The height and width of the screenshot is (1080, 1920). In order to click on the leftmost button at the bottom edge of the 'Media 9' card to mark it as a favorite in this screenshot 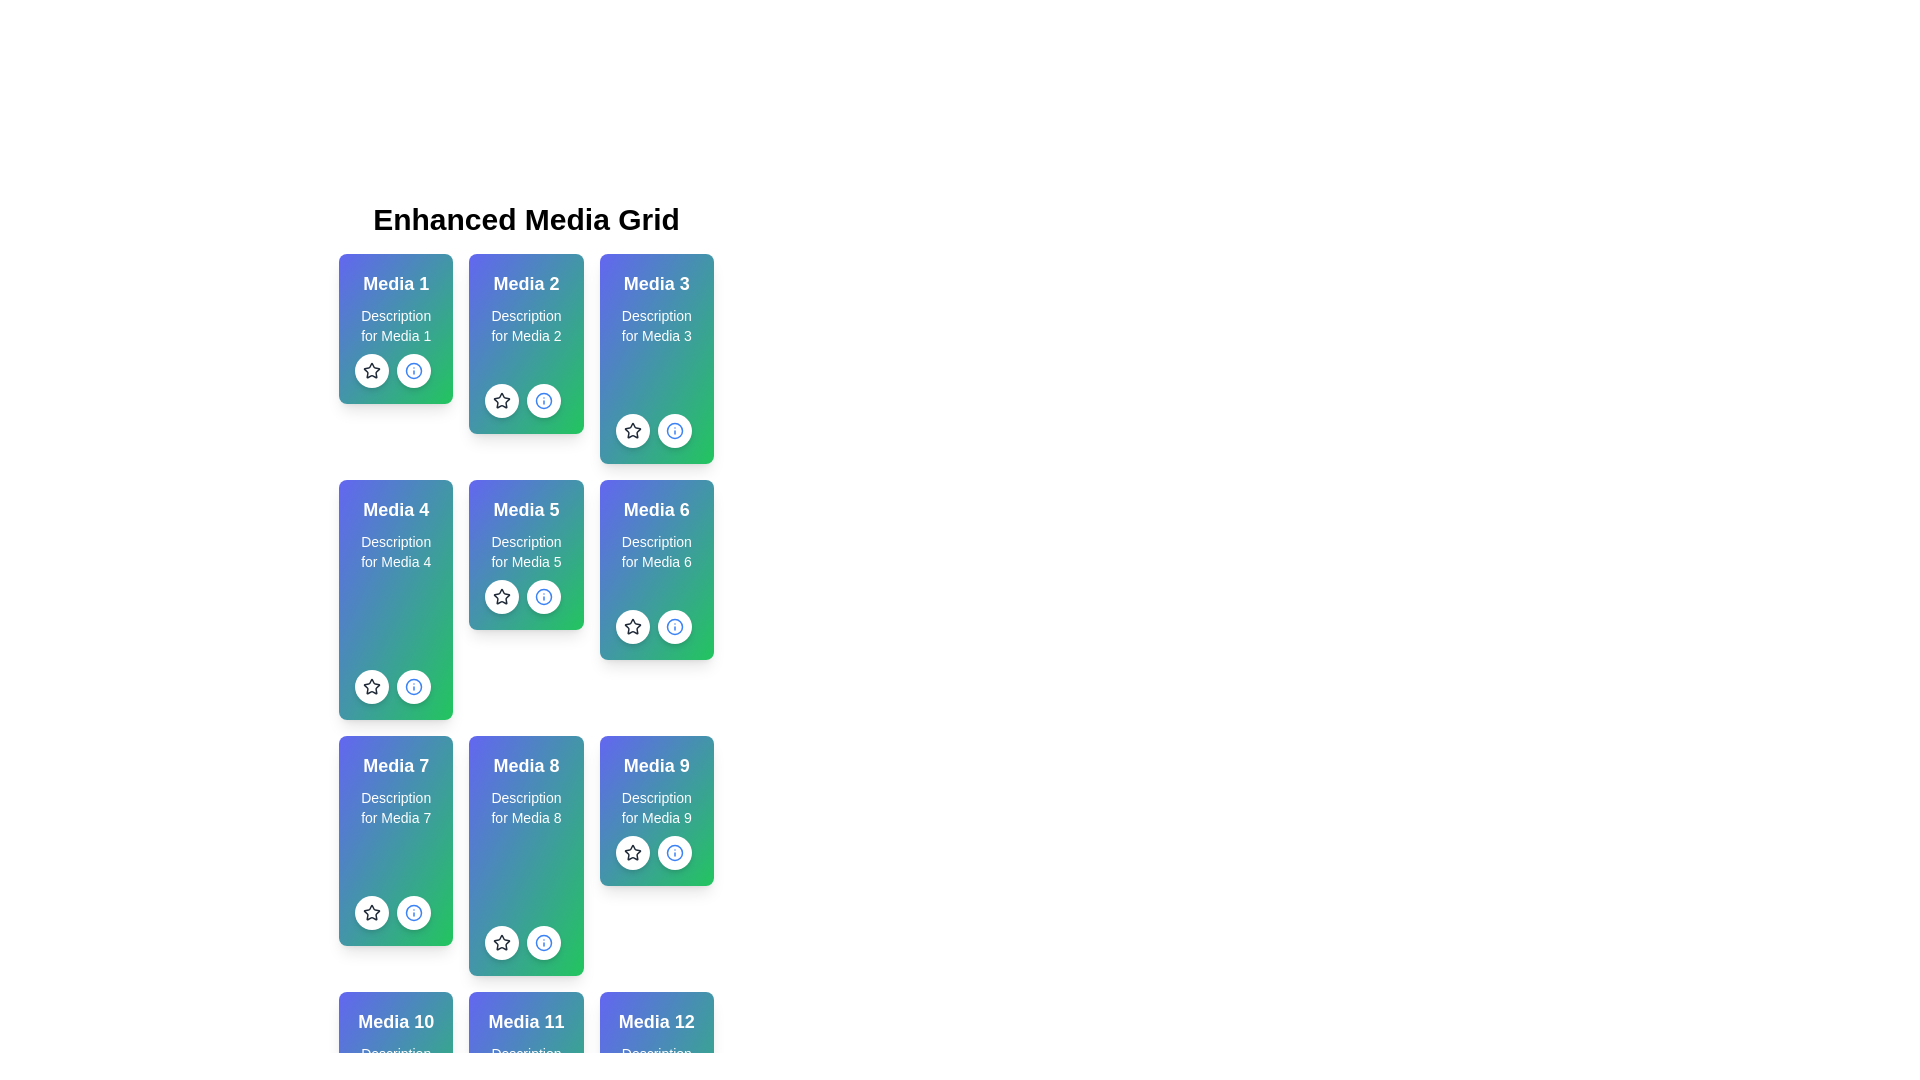, I will do `click(631, 852)`.